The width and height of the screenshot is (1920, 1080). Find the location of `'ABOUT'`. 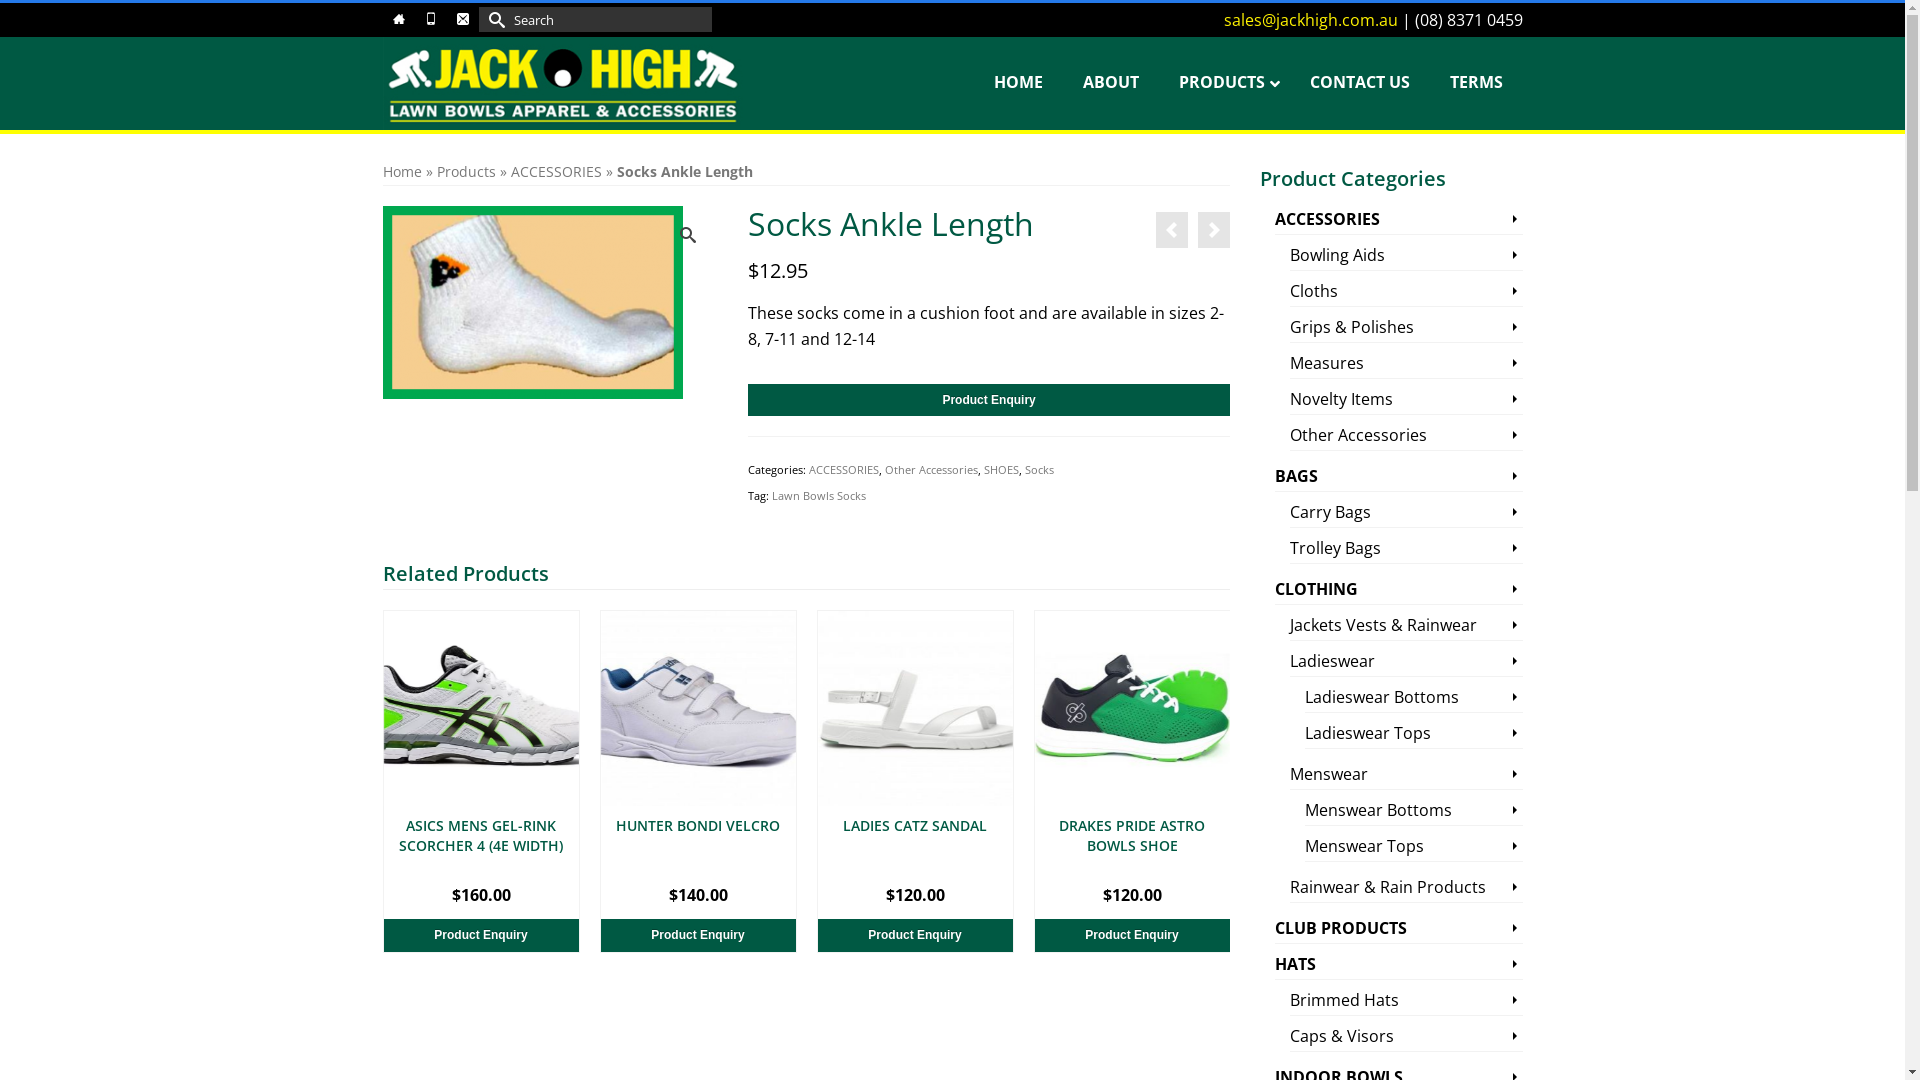

'ABOUT' is located at coordinates (1060, 81).